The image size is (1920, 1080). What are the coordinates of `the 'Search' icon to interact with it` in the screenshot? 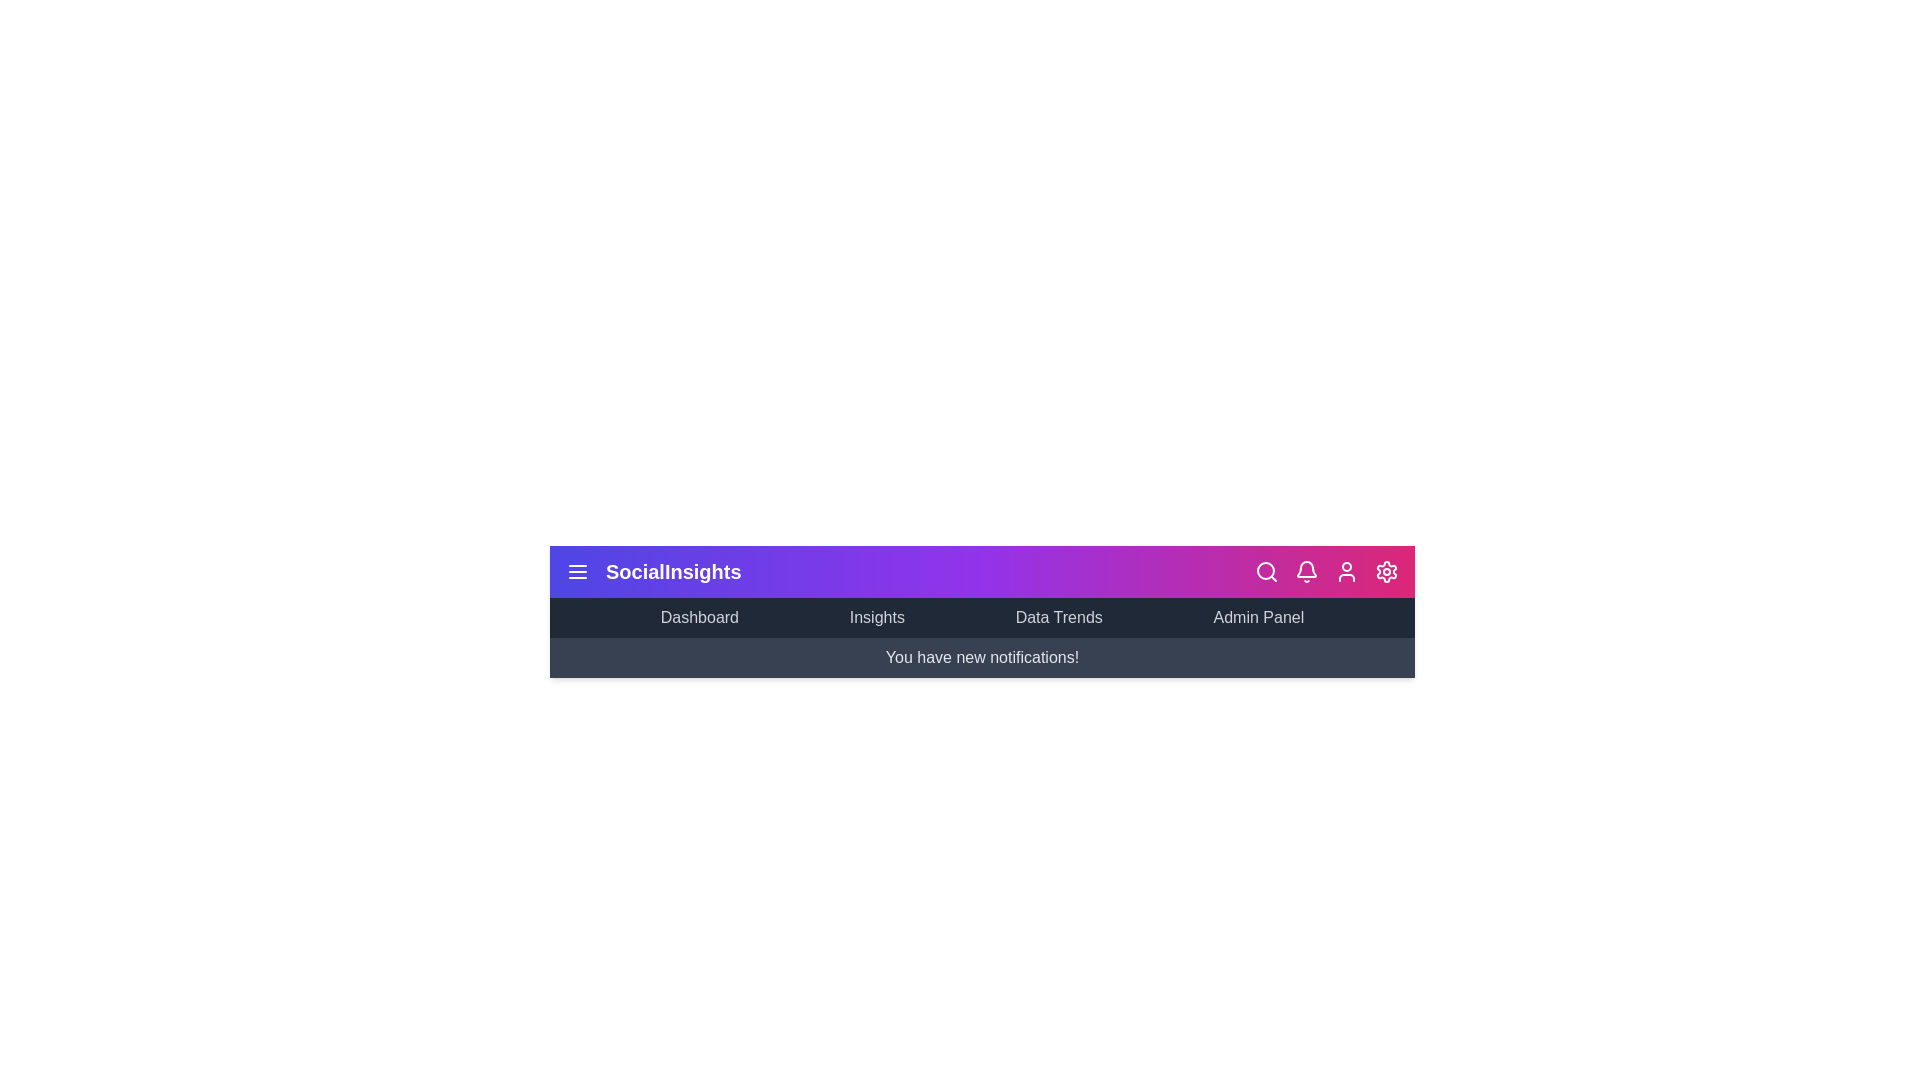 It's located at (1266, 571).